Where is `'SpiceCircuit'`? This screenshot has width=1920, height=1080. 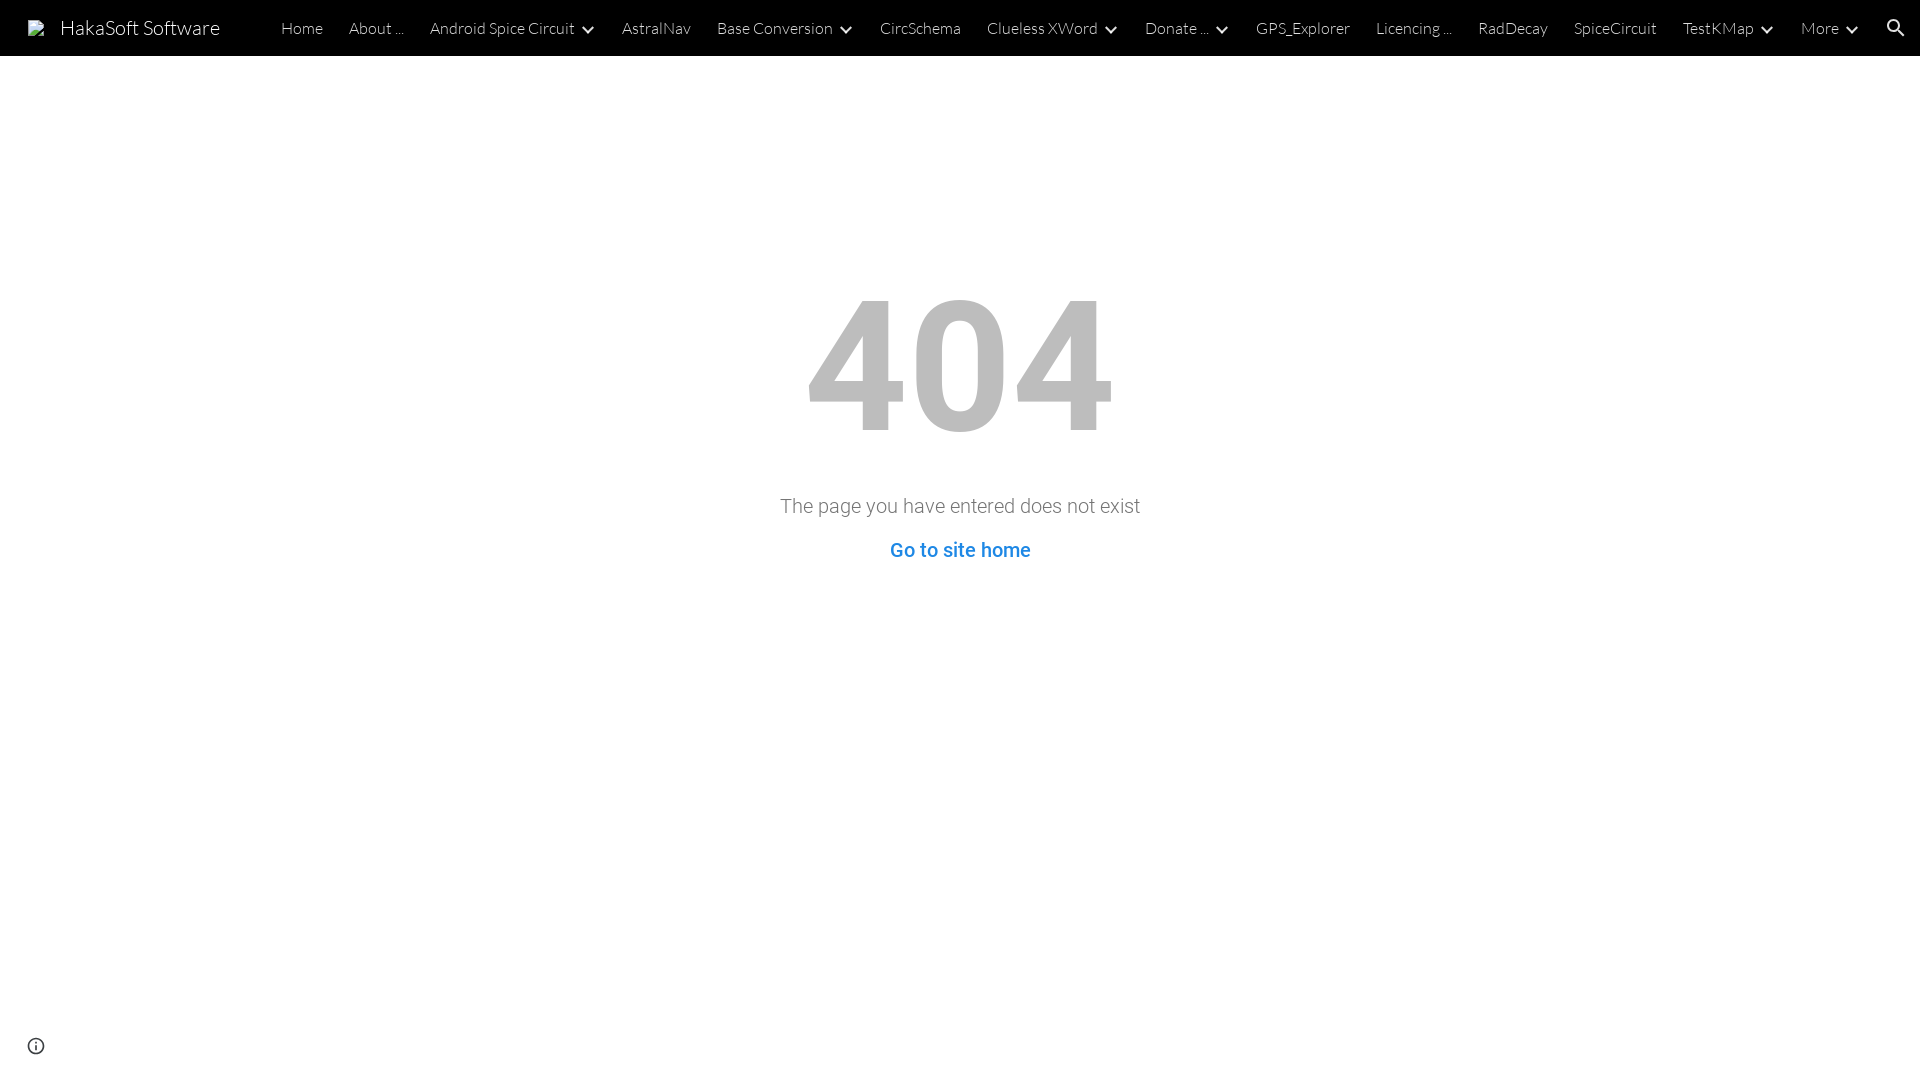 'SpiceCircuit' is located at coordinates (1615, 27).